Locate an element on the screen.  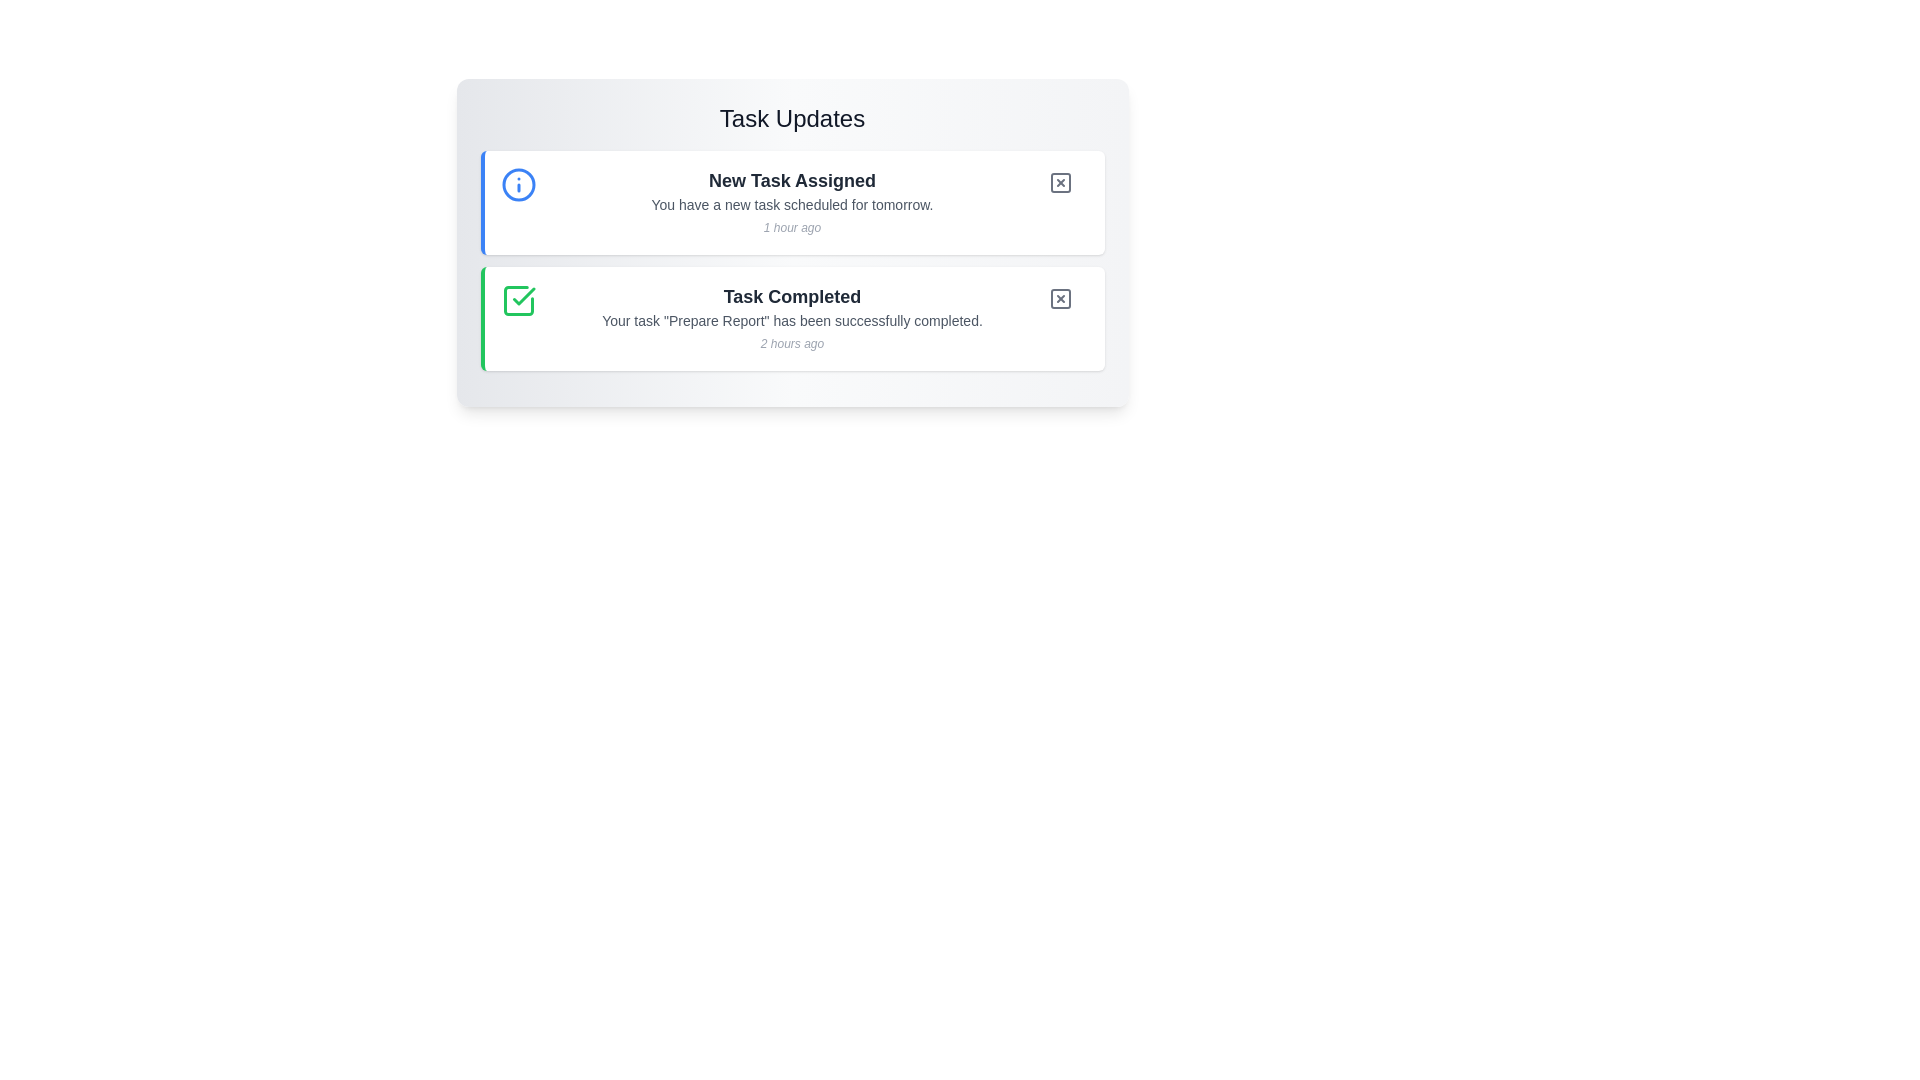
the static text that indicates the elapsed time since the task was marked as completed, located below the completion message of 'Your task "Prepare Report" has been successfully completed.' is located at coordinates (791, 342).